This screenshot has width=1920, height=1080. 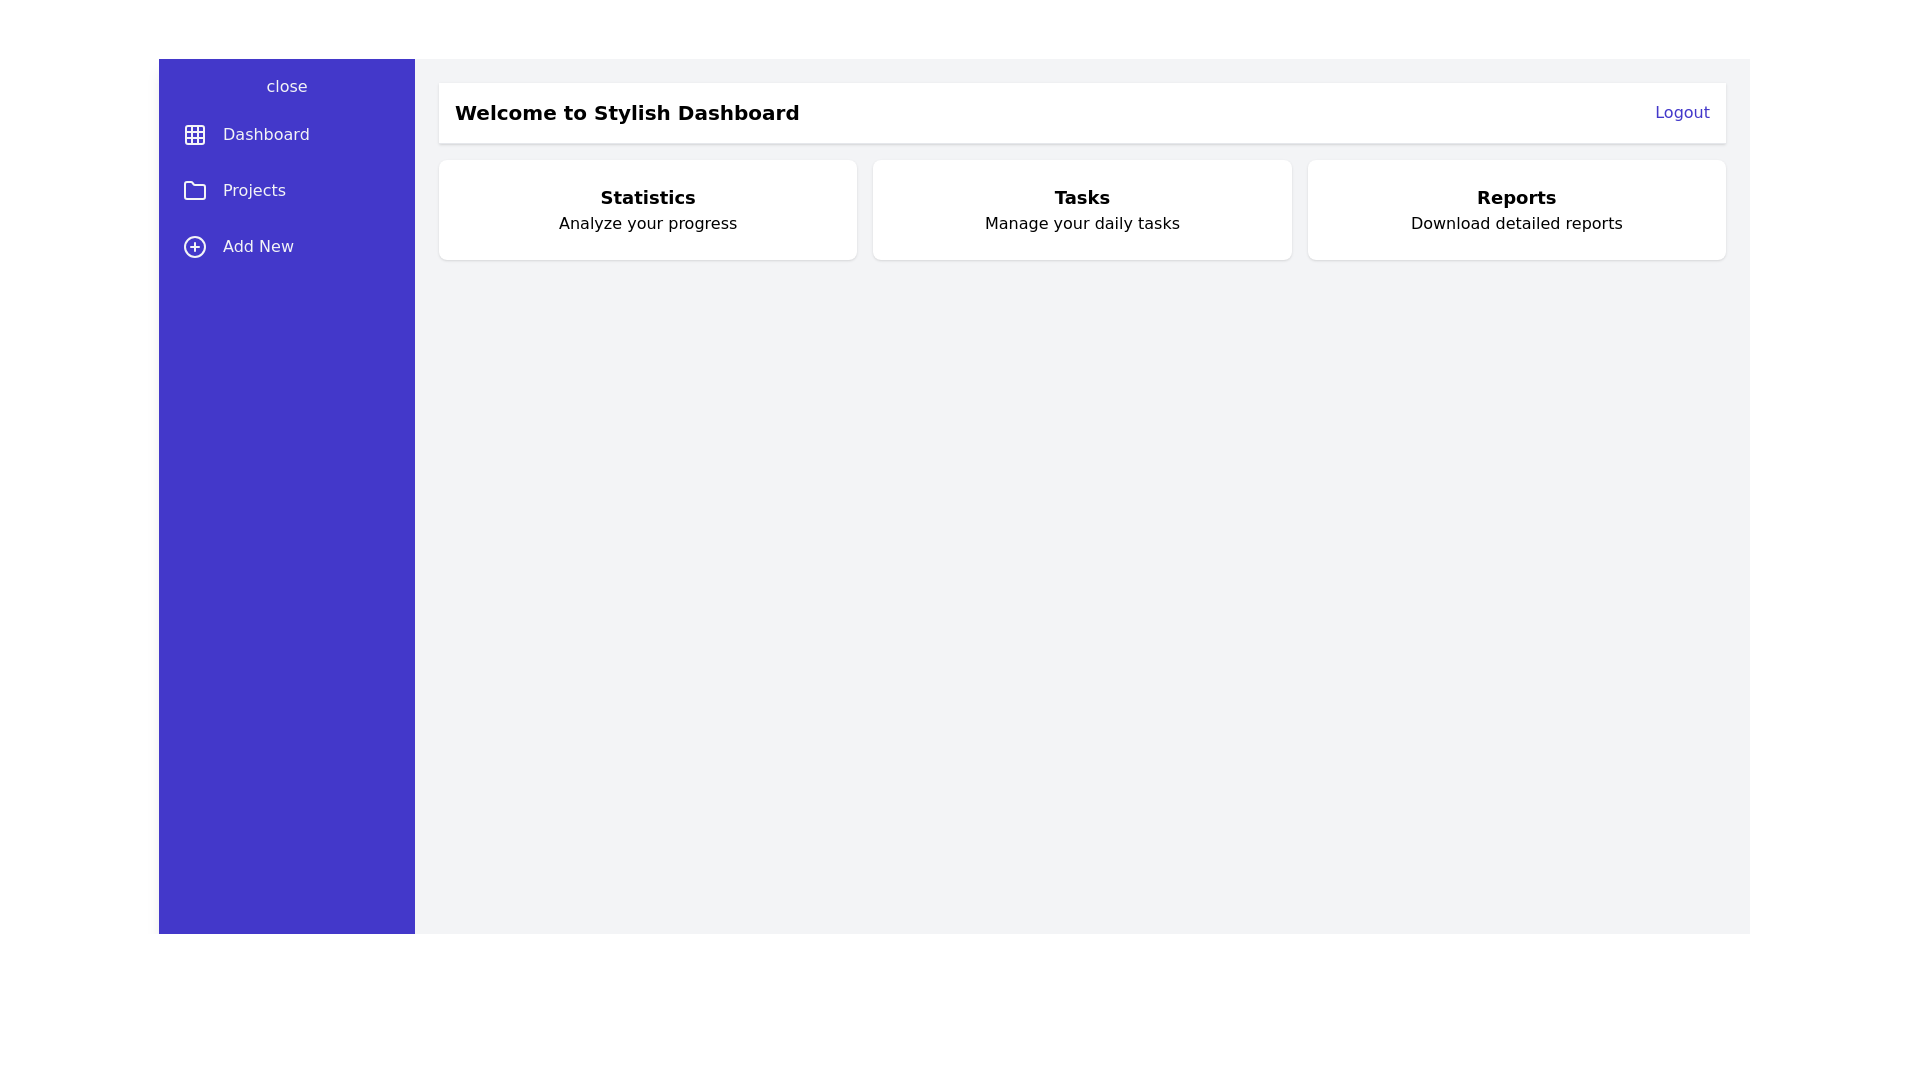 I want to click on the 'Add New' text label within the navigation menu, so click(x=257, y=245).